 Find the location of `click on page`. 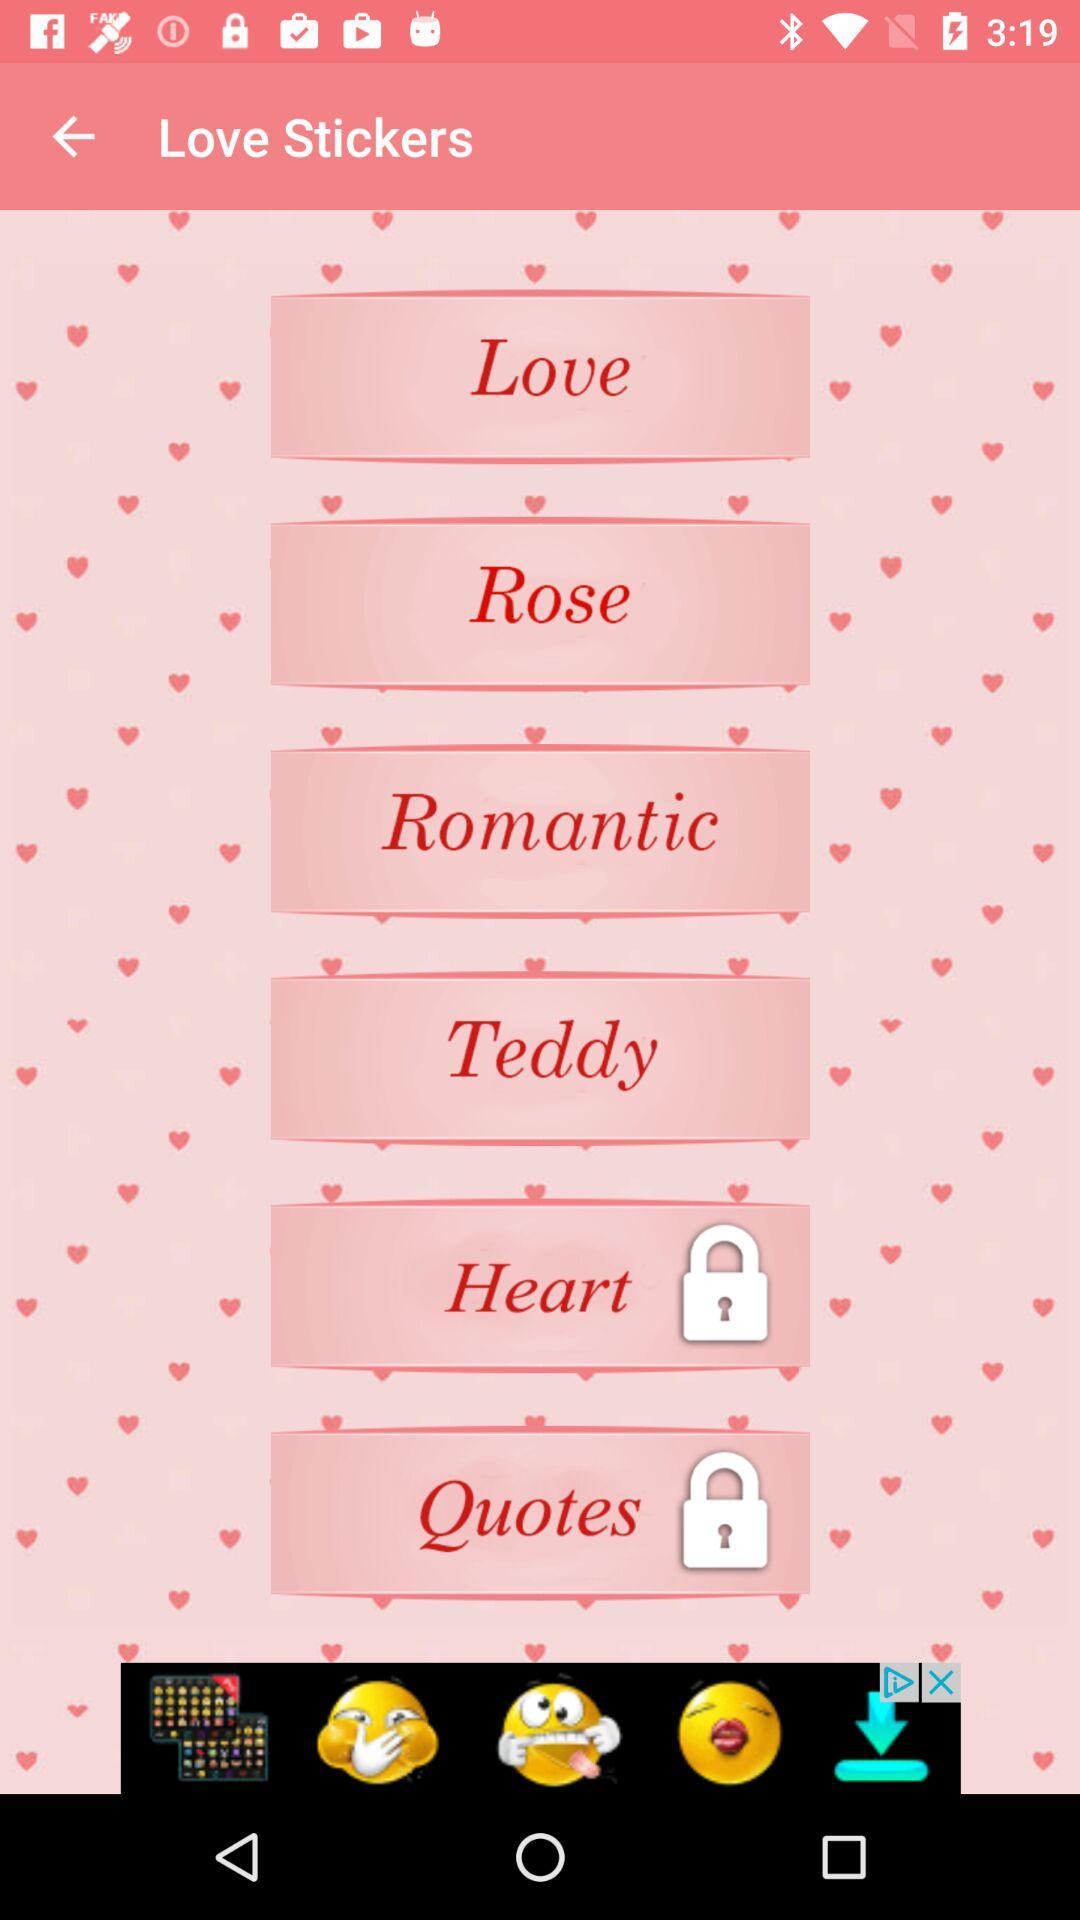

click on page is located at coordinates (540, 376).